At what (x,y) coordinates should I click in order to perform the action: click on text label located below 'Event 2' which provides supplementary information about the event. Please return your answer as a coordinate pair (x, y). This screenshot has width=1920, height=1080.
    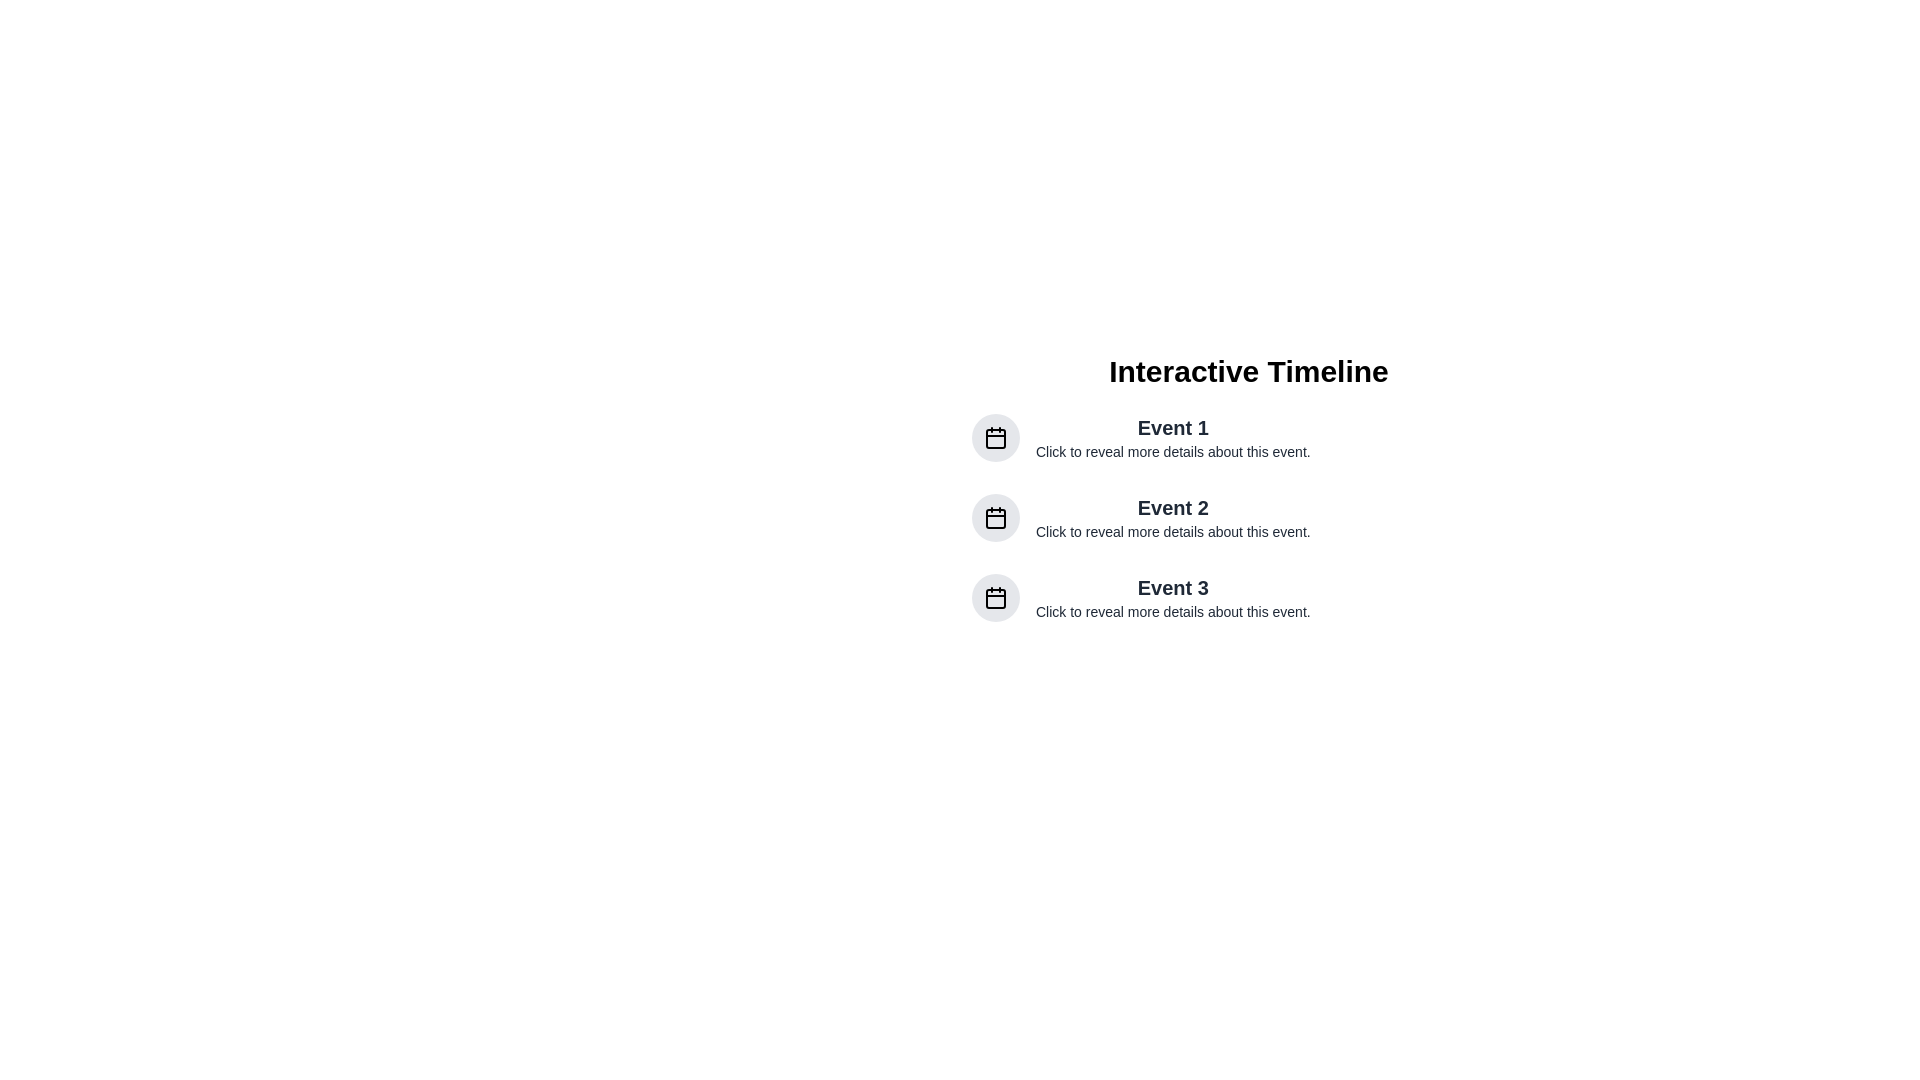
    Looking at the image, I should click on (1173, 531).